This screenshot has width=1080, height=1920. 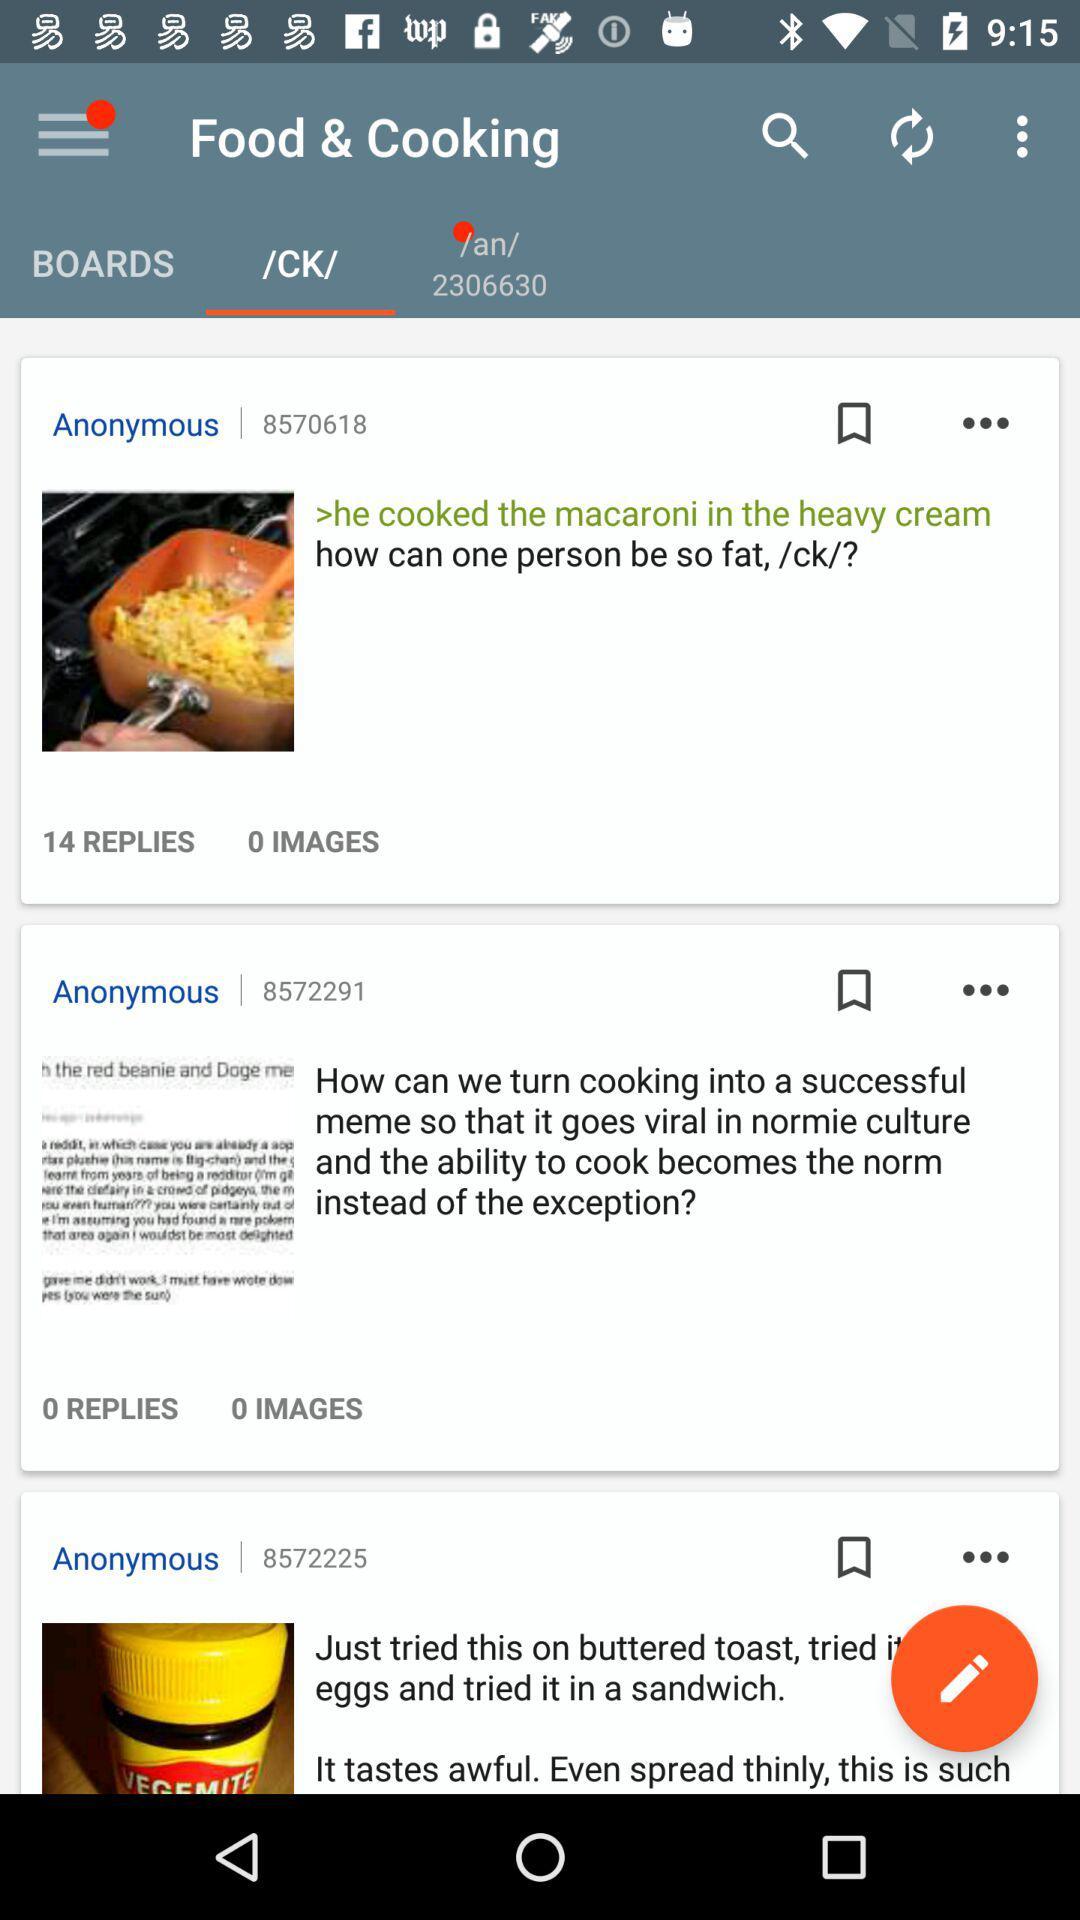 What do you see at coordinates (72, 135) in the screenshot?
I see `home` at bounding box center [72, 135].